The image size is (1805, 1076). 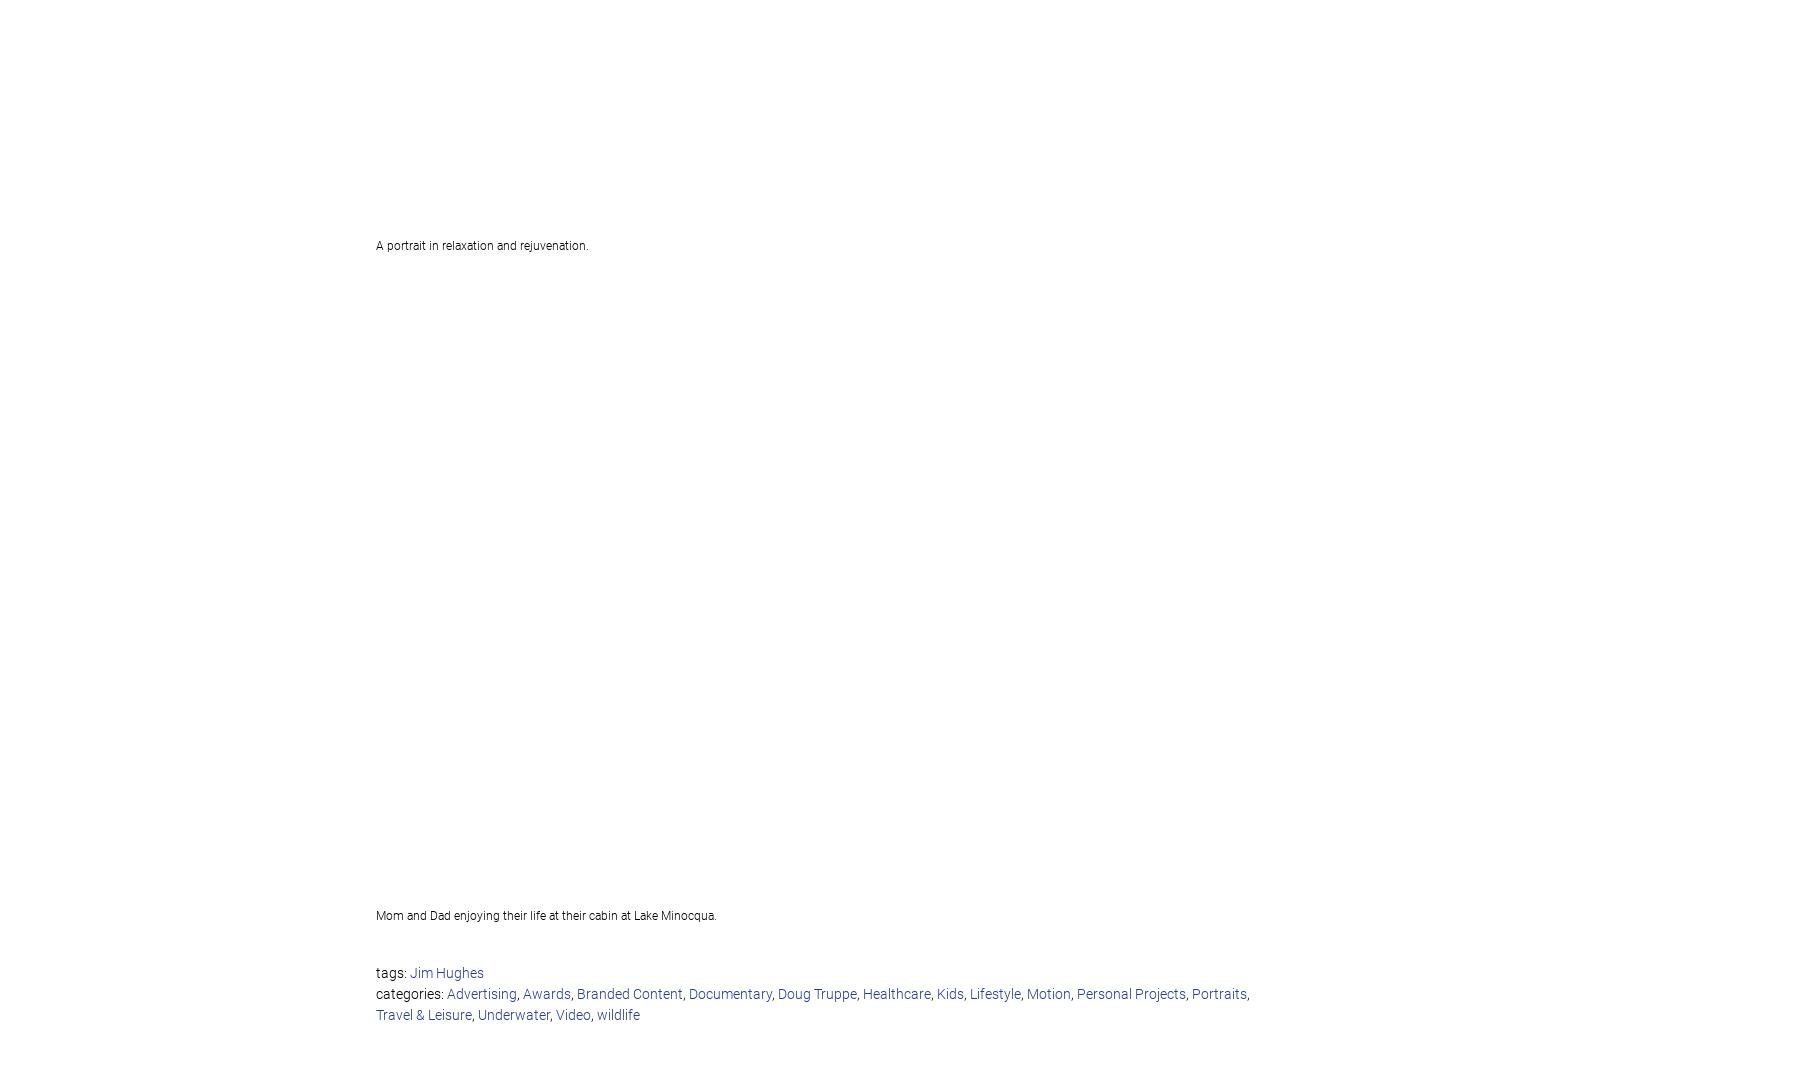 I want to click on 'Jim Hughes', so click(x=445, y=973).